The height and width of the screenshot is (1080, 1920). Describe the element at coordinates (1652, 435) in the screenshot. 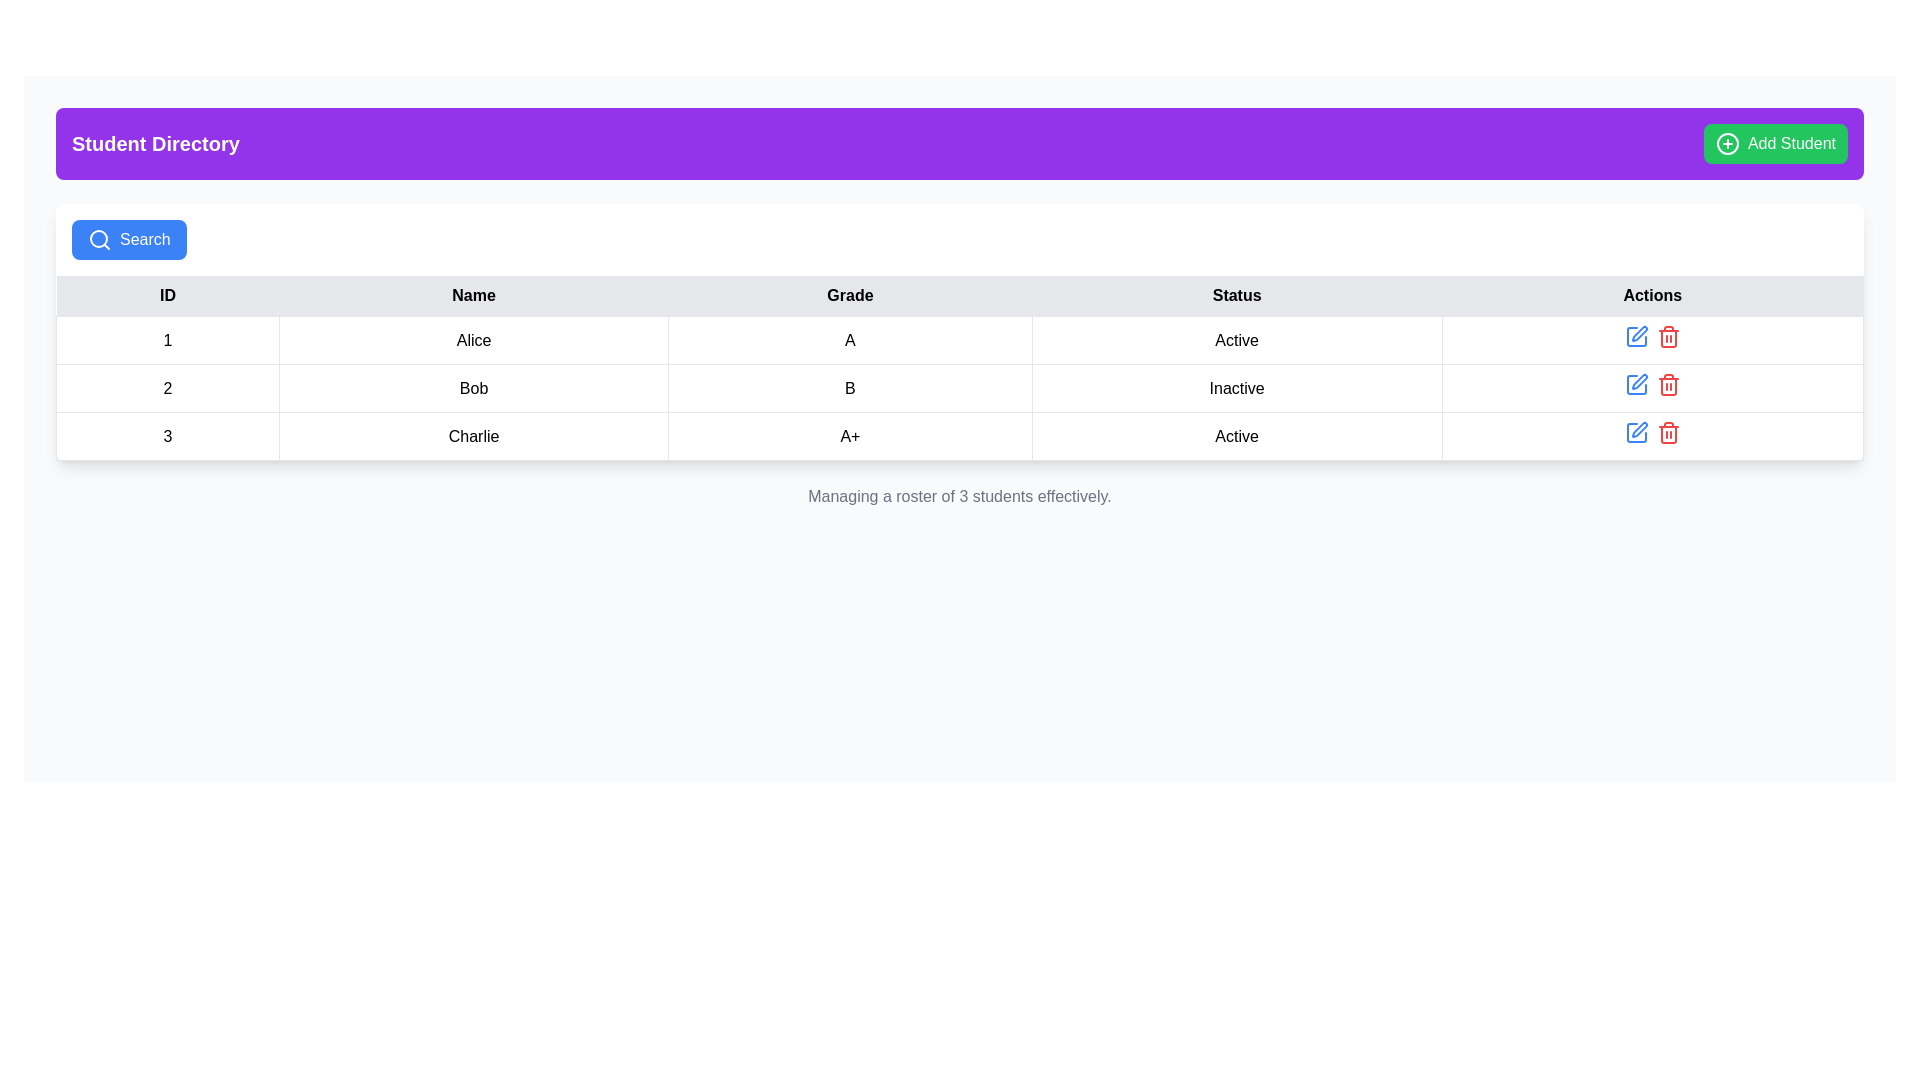

I see `the blue pencil icon located in the fifth column of the row corresponding to the student 'Charlie'` at that location.